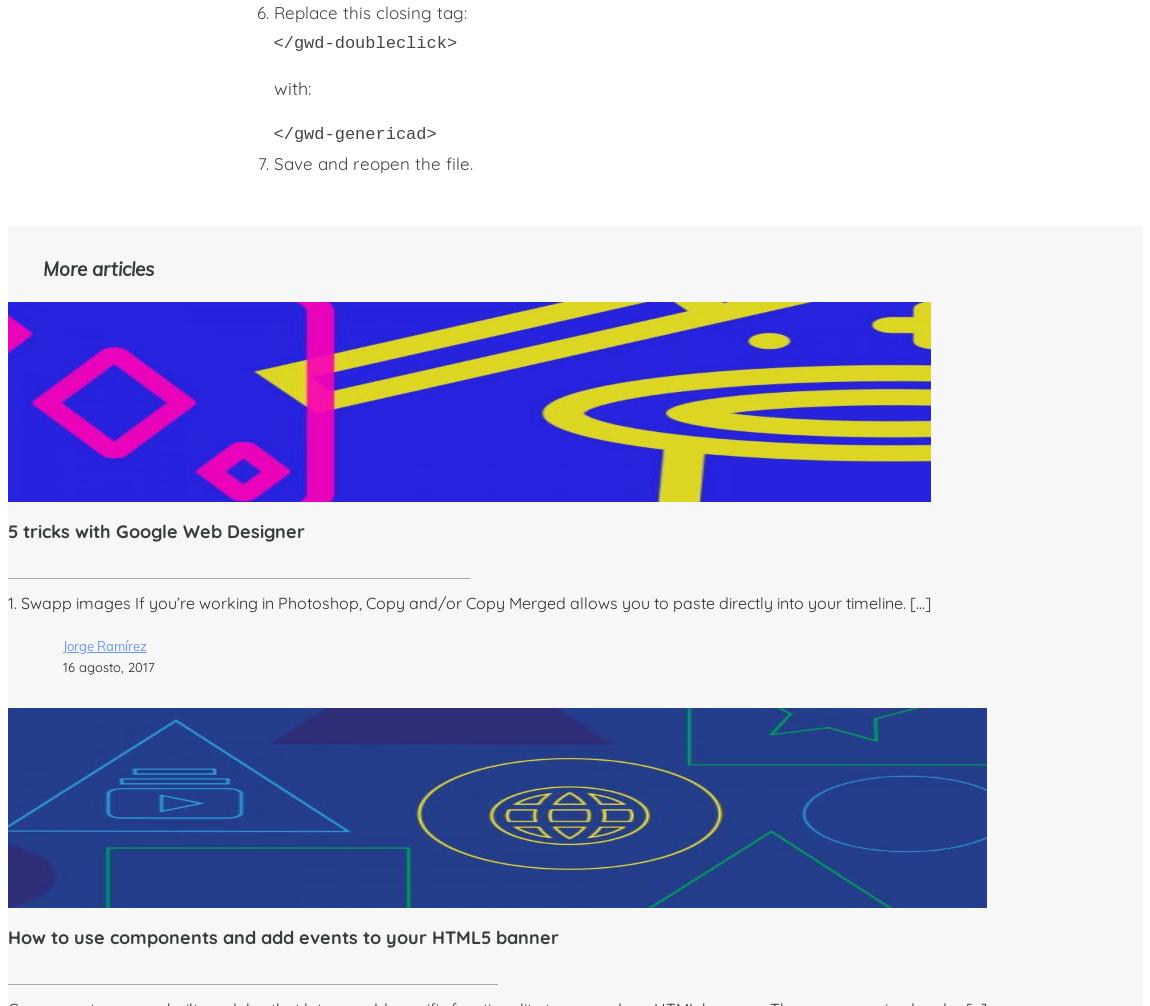 The image size is (1150, 1006). Describe the element at coordinates (155, 531) in the screenshot. I see `'5 tricks with Google Web Designer'` at that location.